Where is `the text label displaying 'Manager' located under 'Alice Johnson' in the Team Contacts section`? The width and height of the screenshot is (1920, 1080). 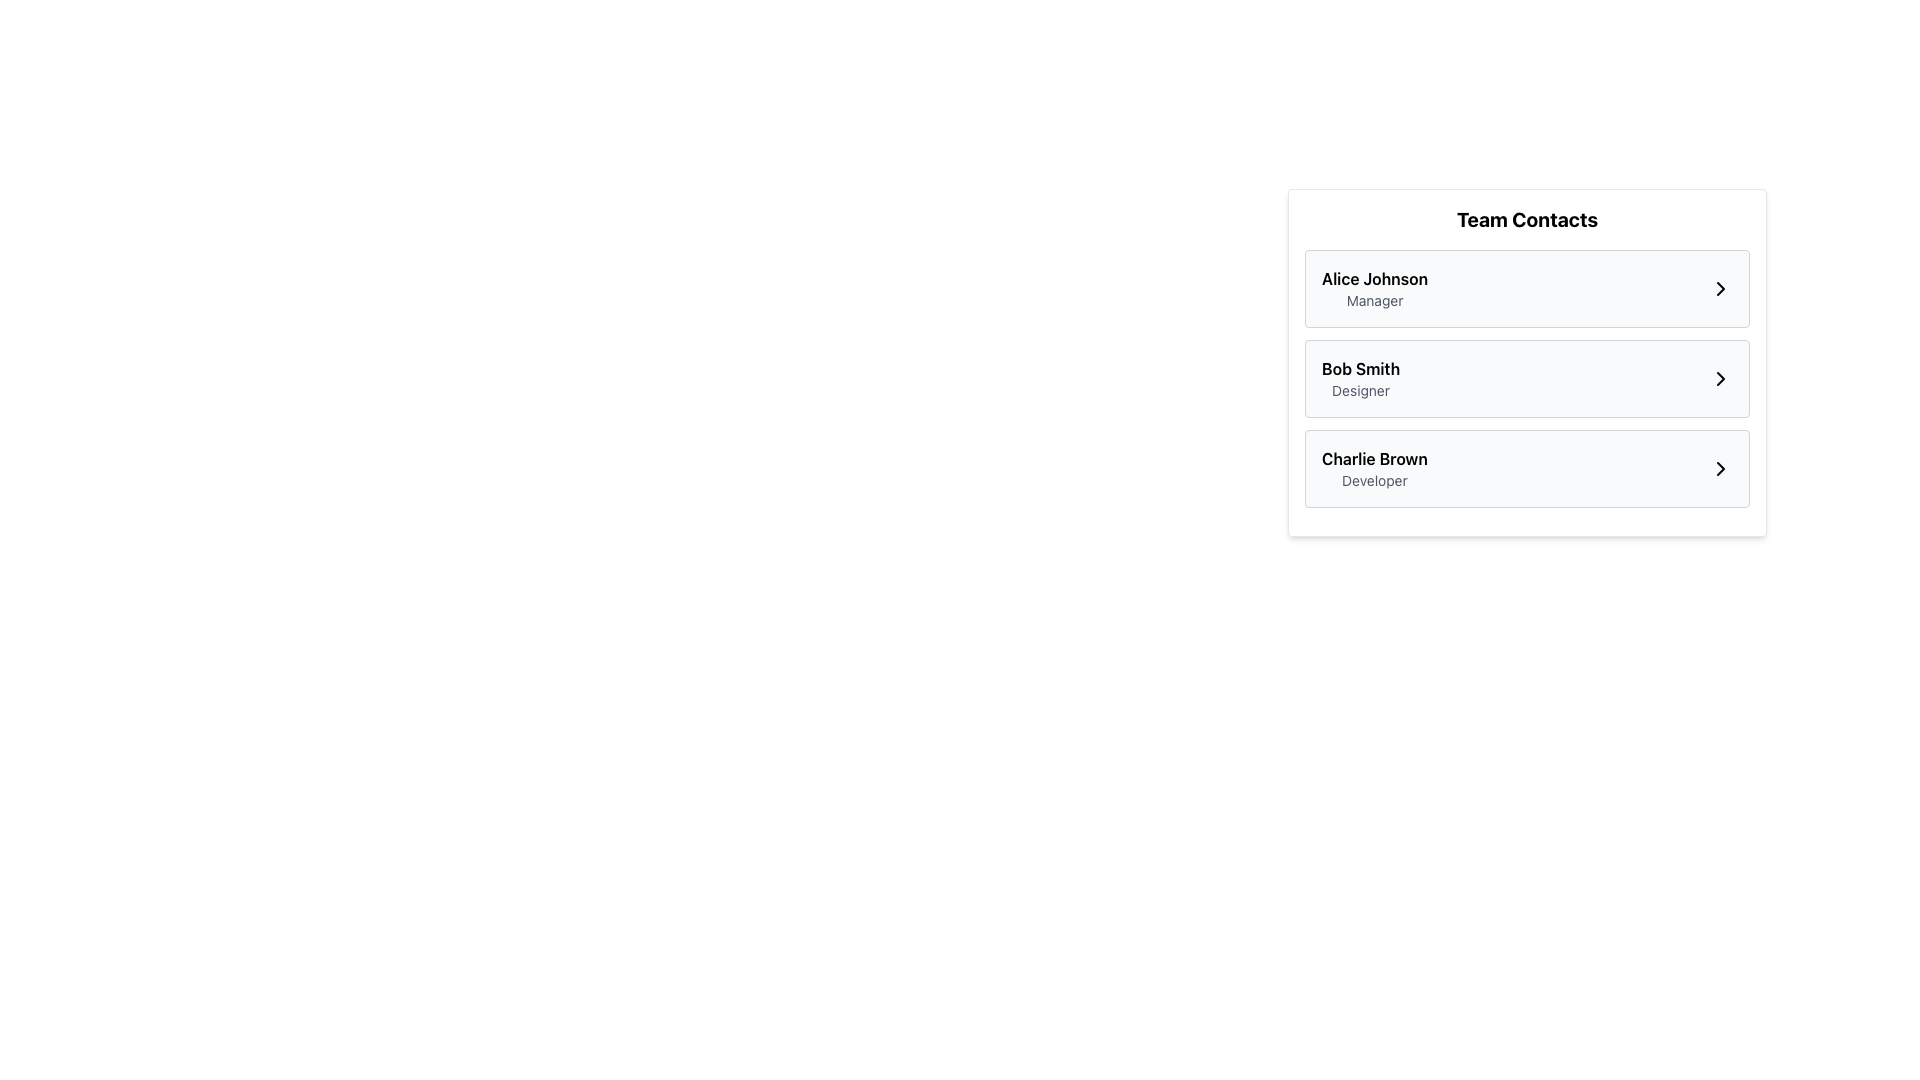
the text label displaying 'Manager' located under 'Alice Johnson' in the Team Contacts section is located at coordinates (1374, 300).